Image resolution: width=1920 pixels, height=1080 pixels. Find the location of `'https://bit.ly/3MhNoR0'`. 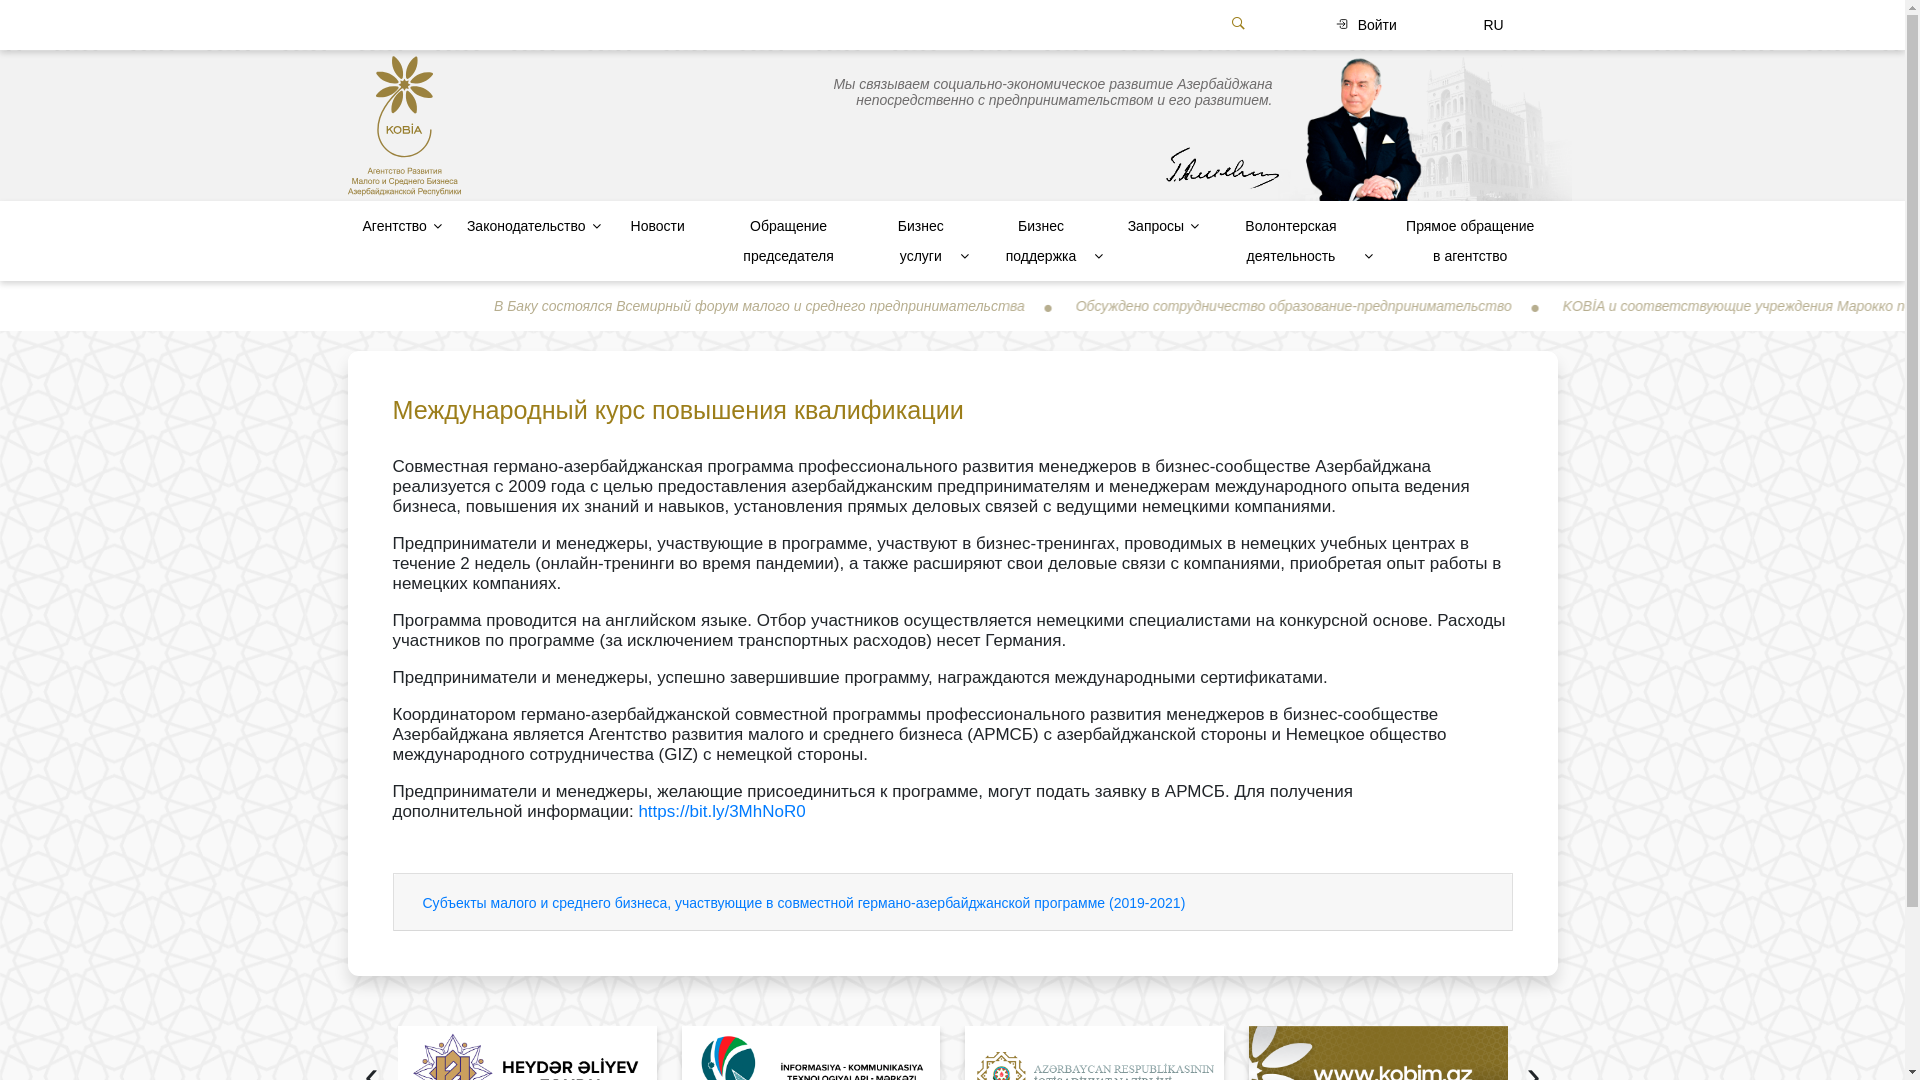

'https://bit.ly/3MhNoR0' is located at coordinates (637, 811).